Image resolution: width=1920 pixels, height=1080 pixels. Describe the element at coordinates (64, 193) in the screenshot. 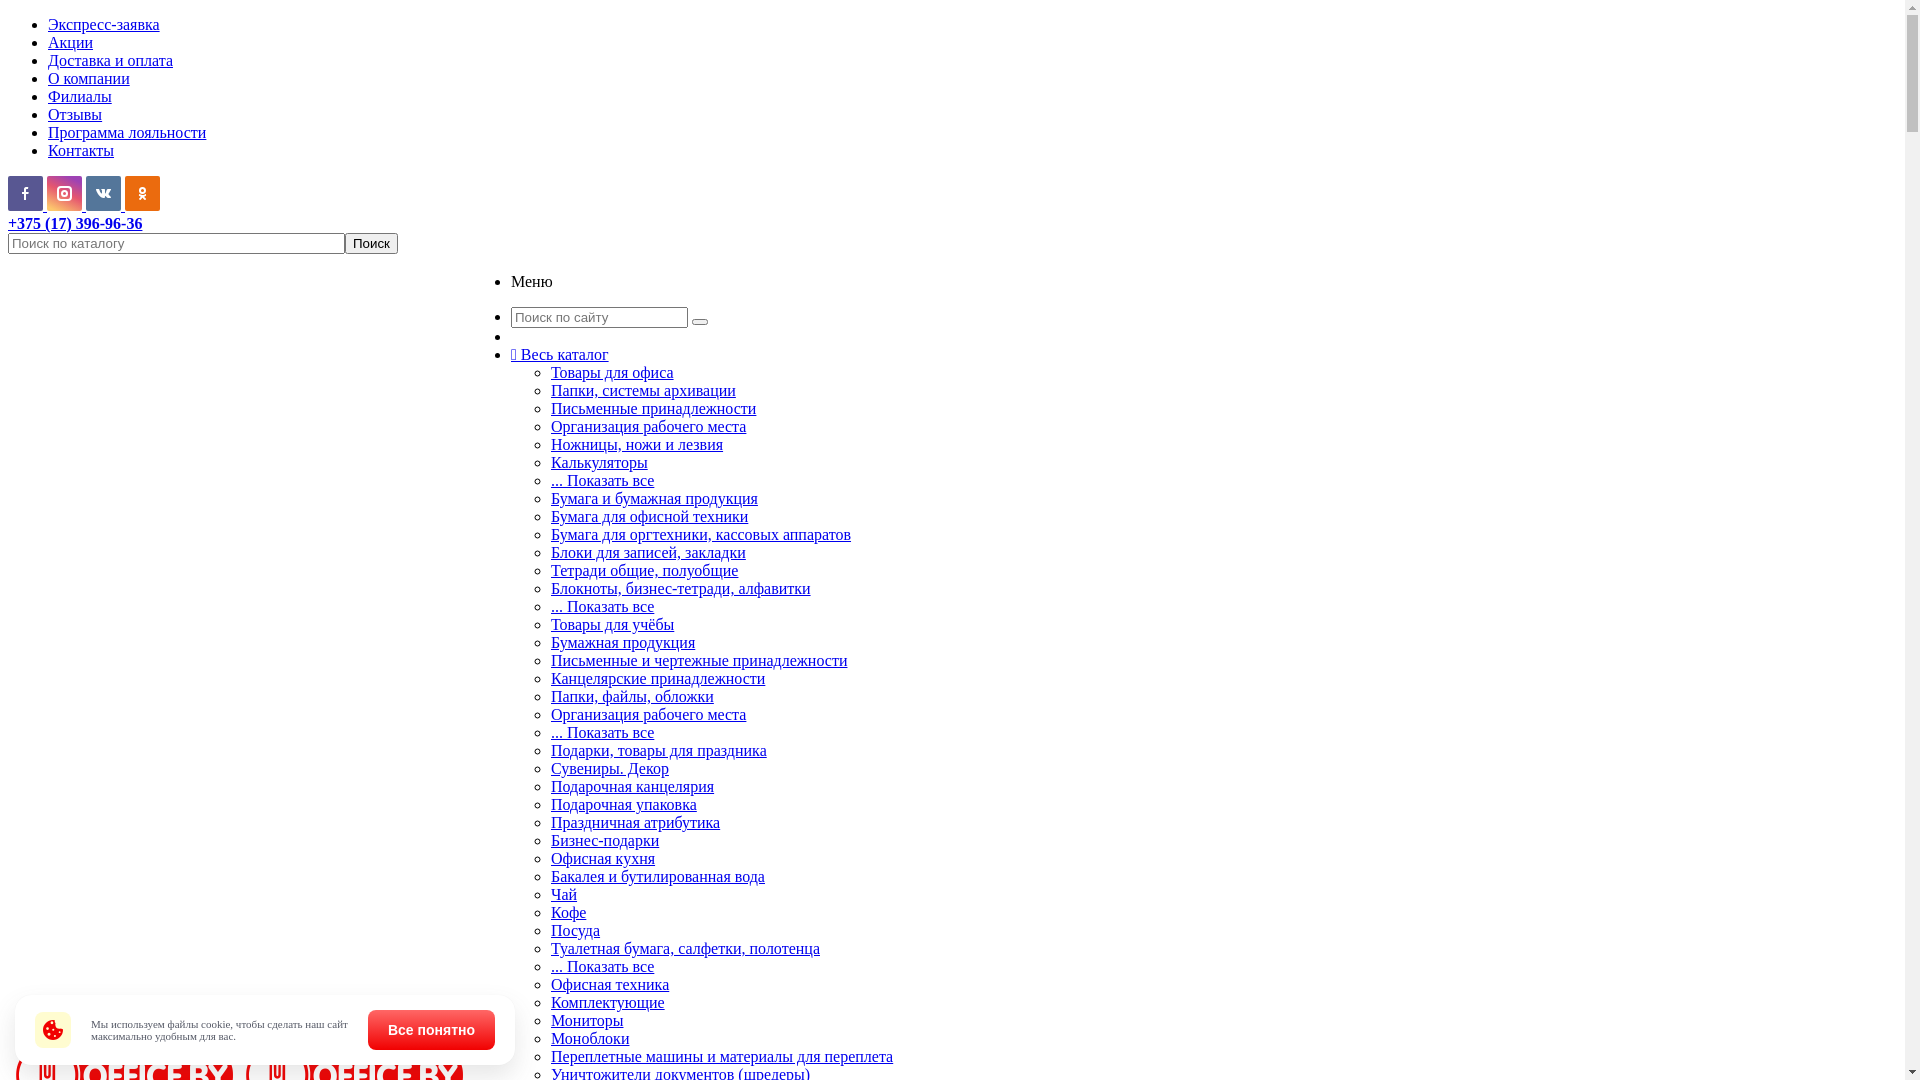

I see `'Instagram'` at that location.